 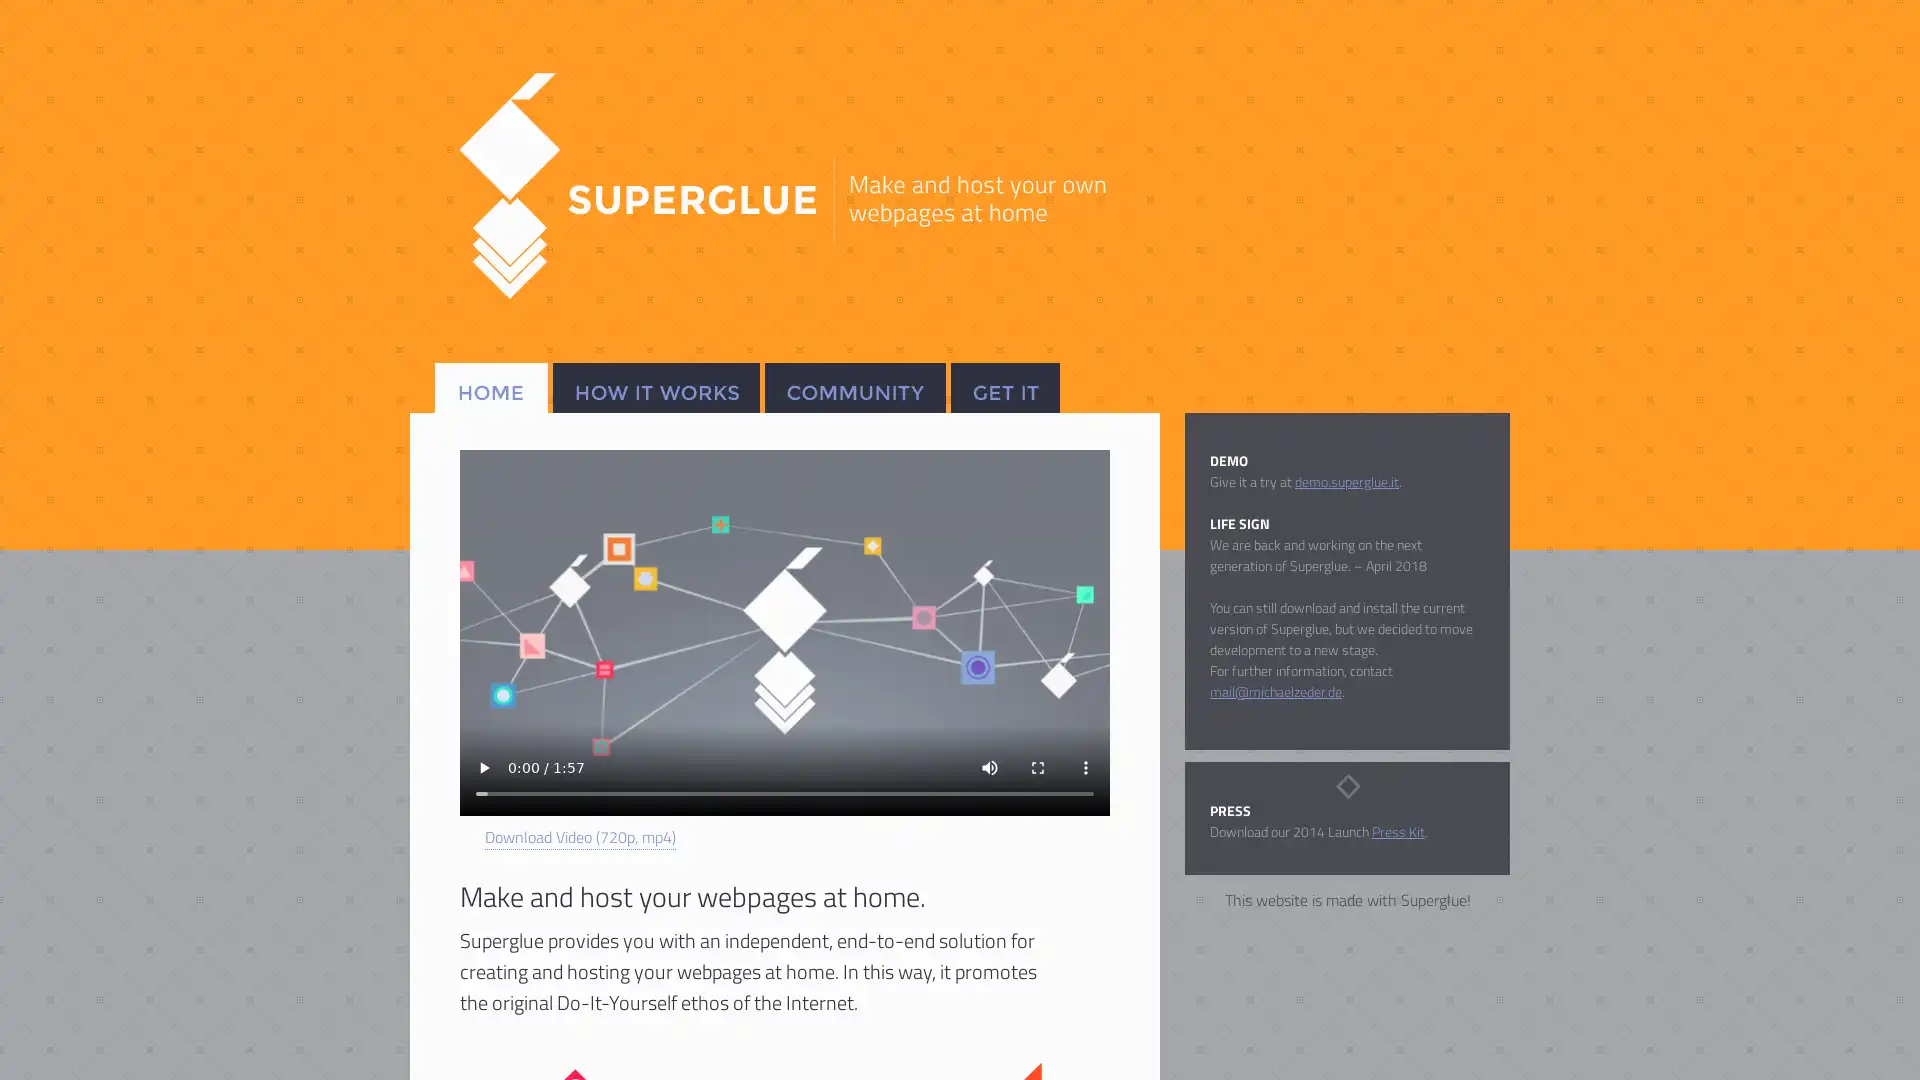 I want to click on enter full screen, so click(x=1037, y=766).